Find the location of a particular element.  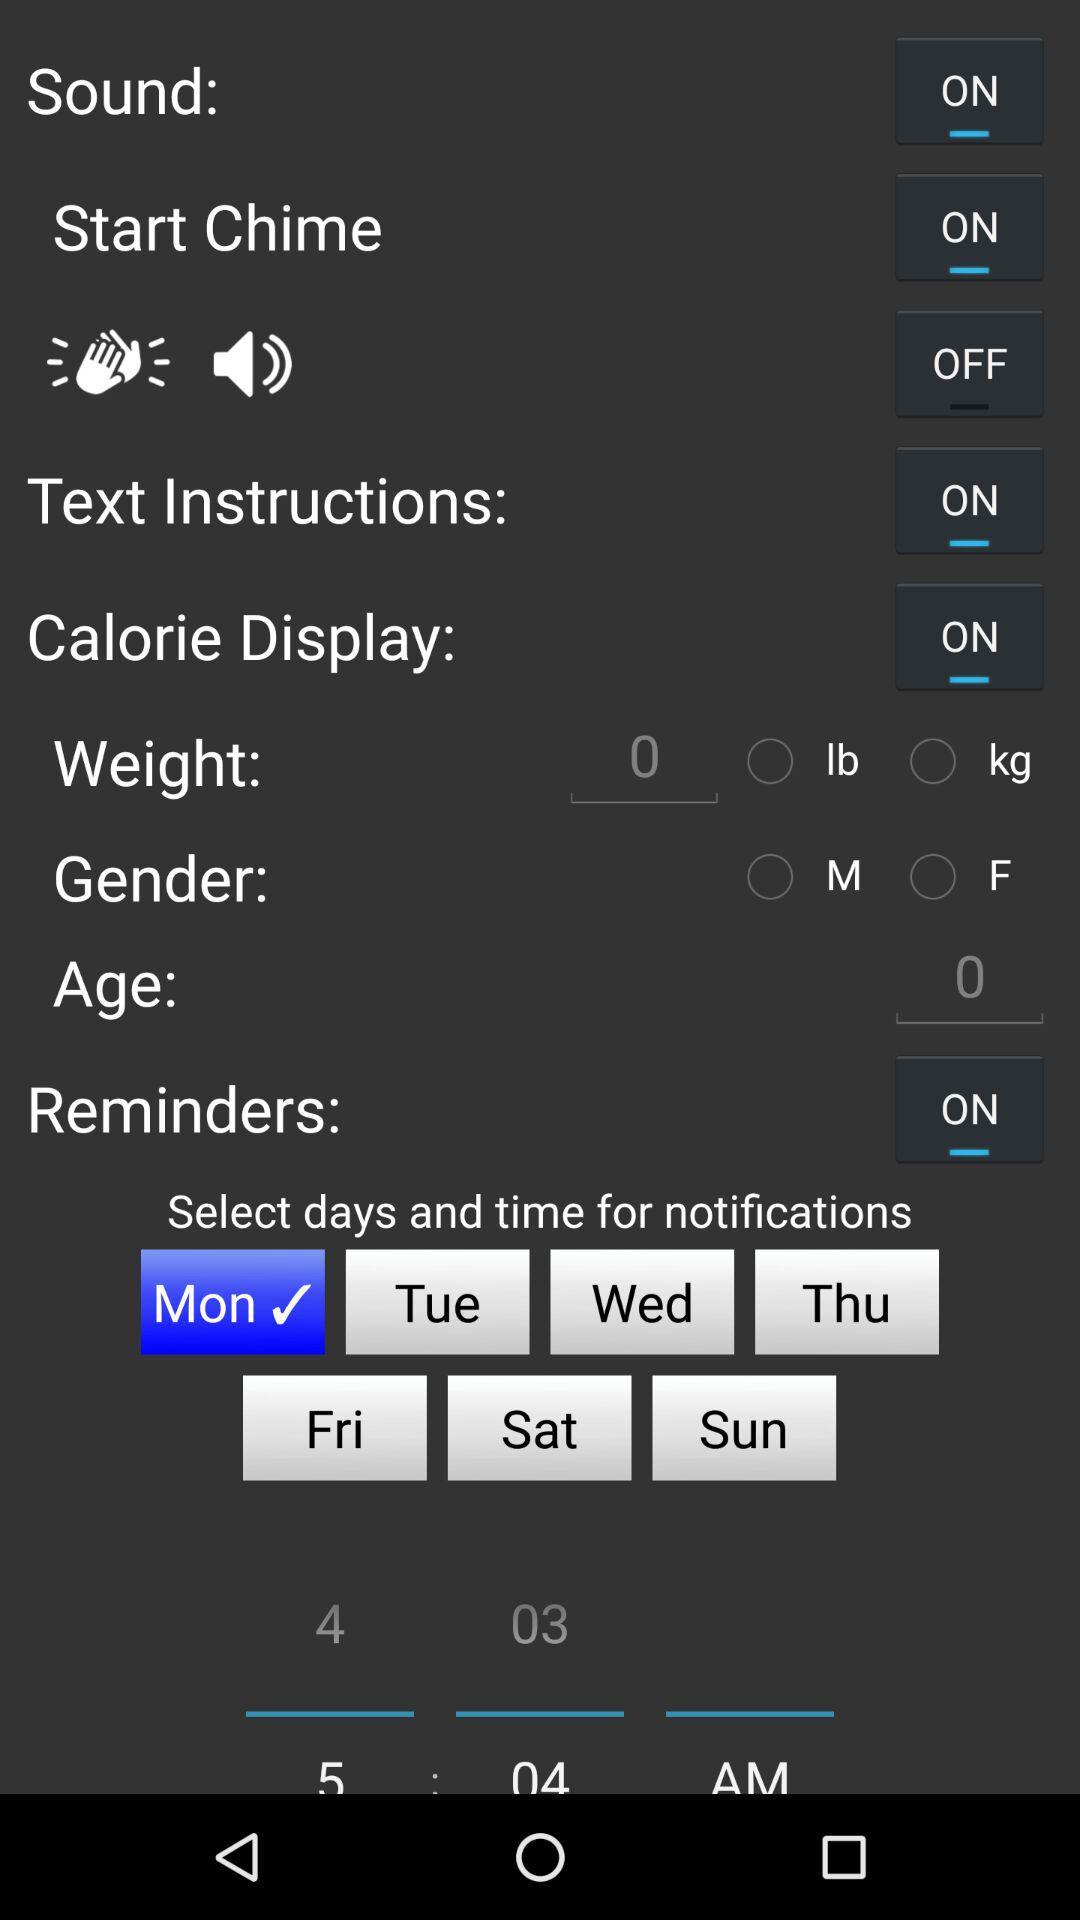

choose pounds is located at coordinates (774, 760).